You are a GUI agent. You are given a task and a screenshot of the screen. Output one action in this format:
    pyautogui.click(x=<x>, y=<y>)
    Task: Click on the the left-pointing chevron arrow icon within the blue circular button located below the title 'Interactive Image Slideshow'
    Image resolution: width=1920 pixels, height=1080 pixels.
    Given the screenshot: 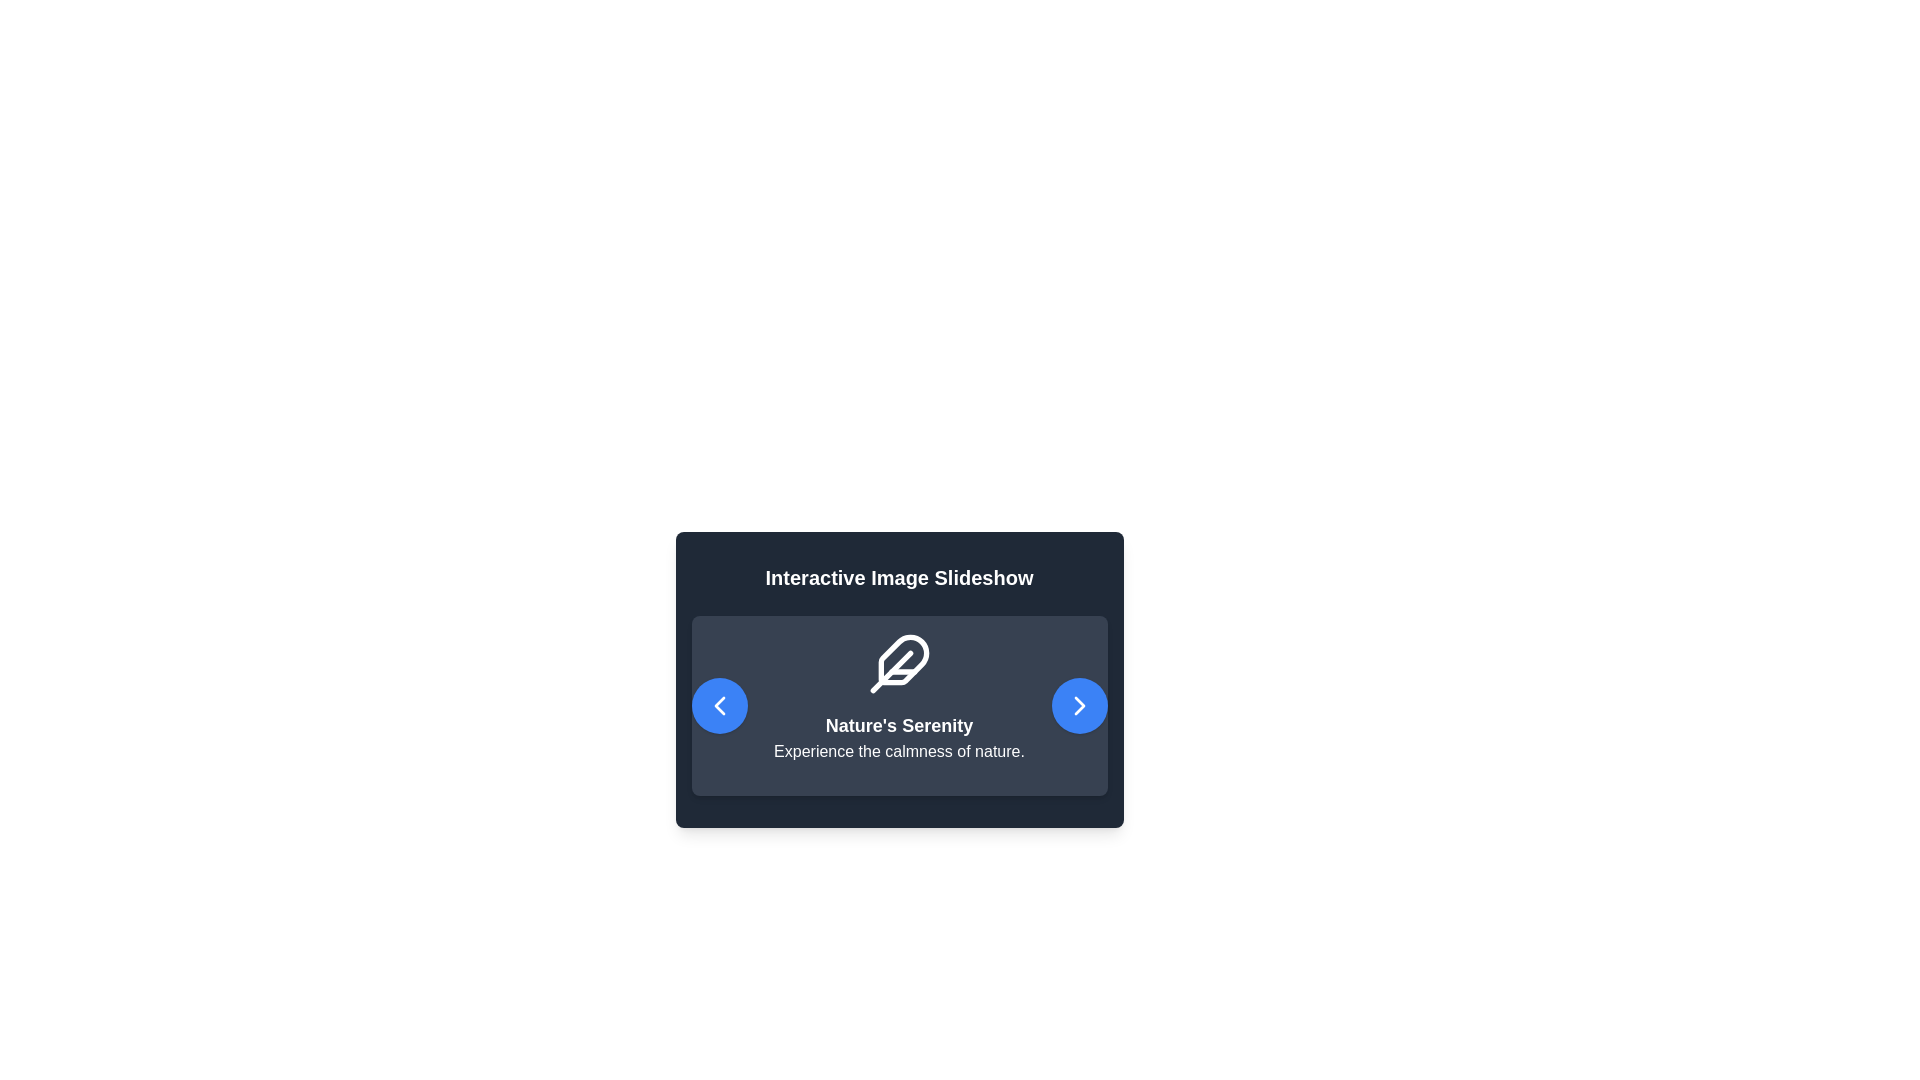 What is the action you would take?
    pyautogui.click(x=719, y=704)
    